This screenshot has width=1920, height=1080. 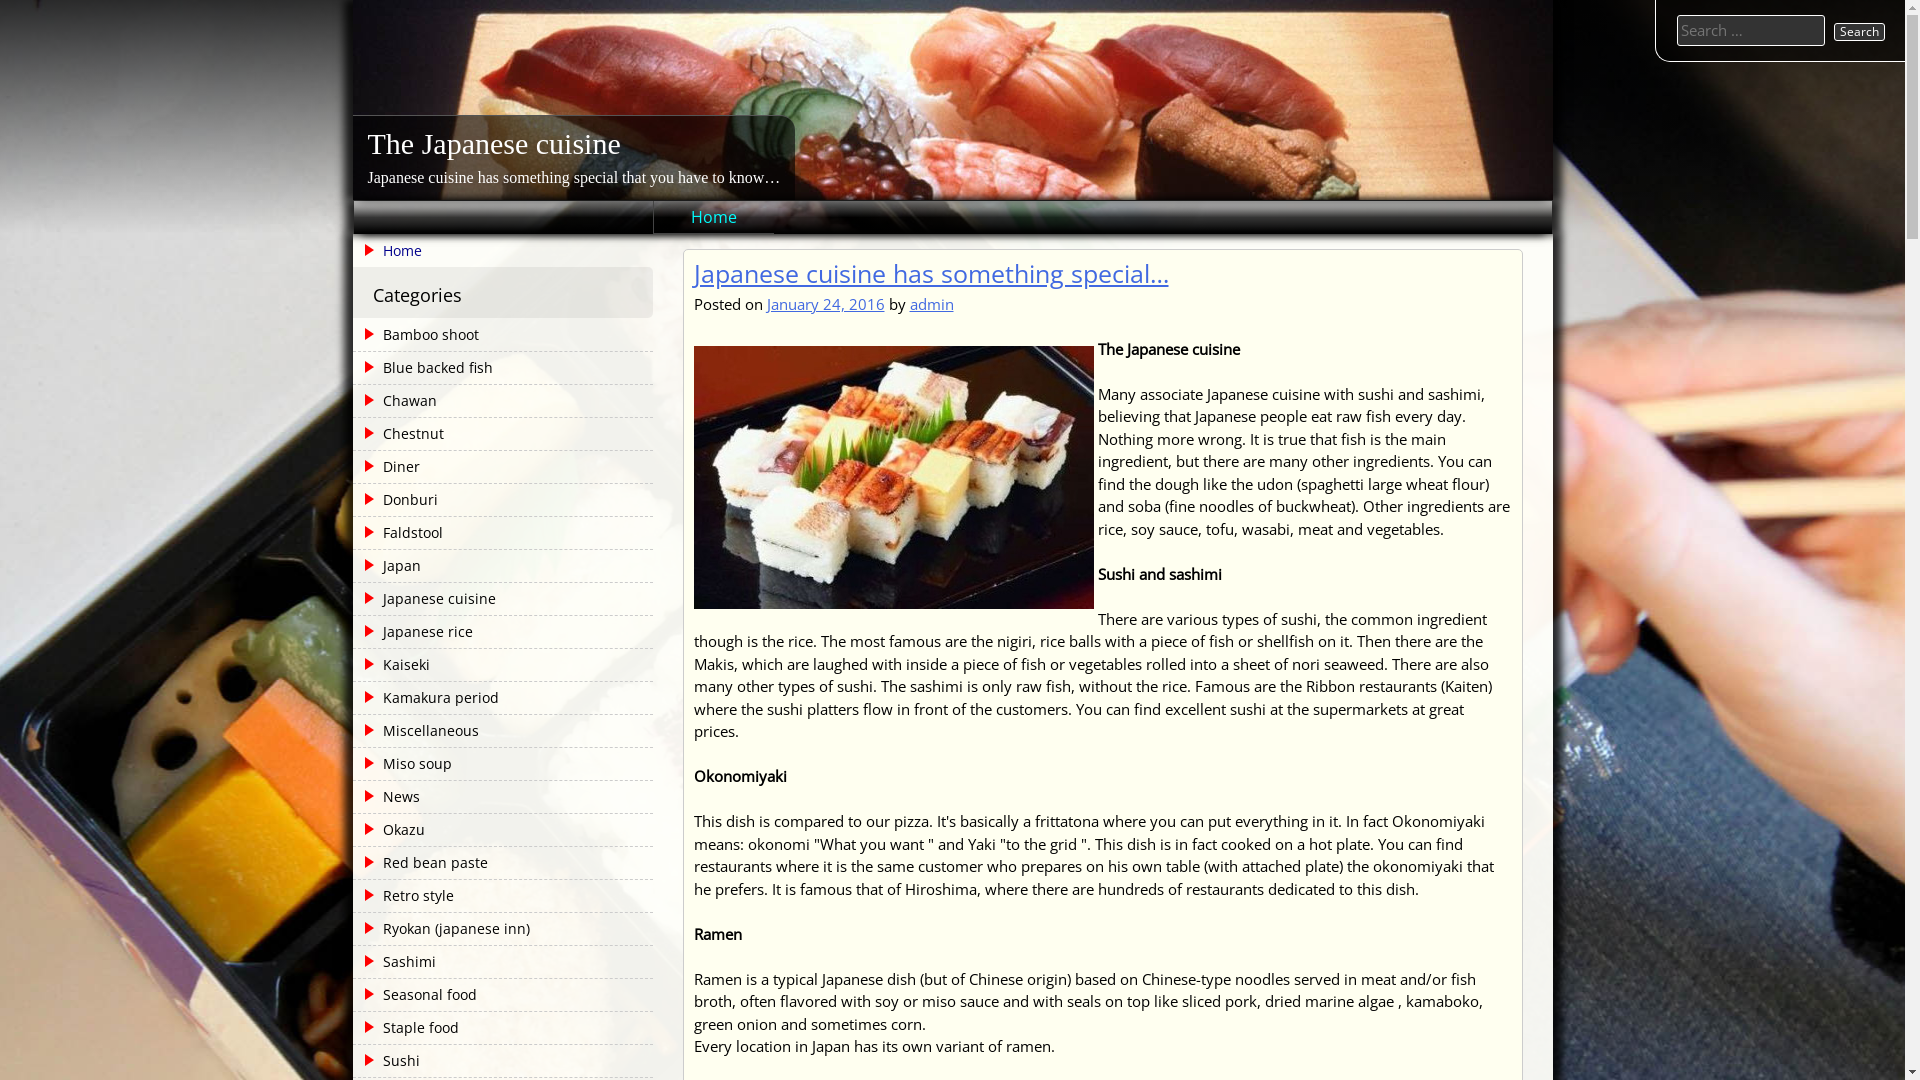 I want to click on 'Ryokan (japanese inn)', so click(x=351, y=929).